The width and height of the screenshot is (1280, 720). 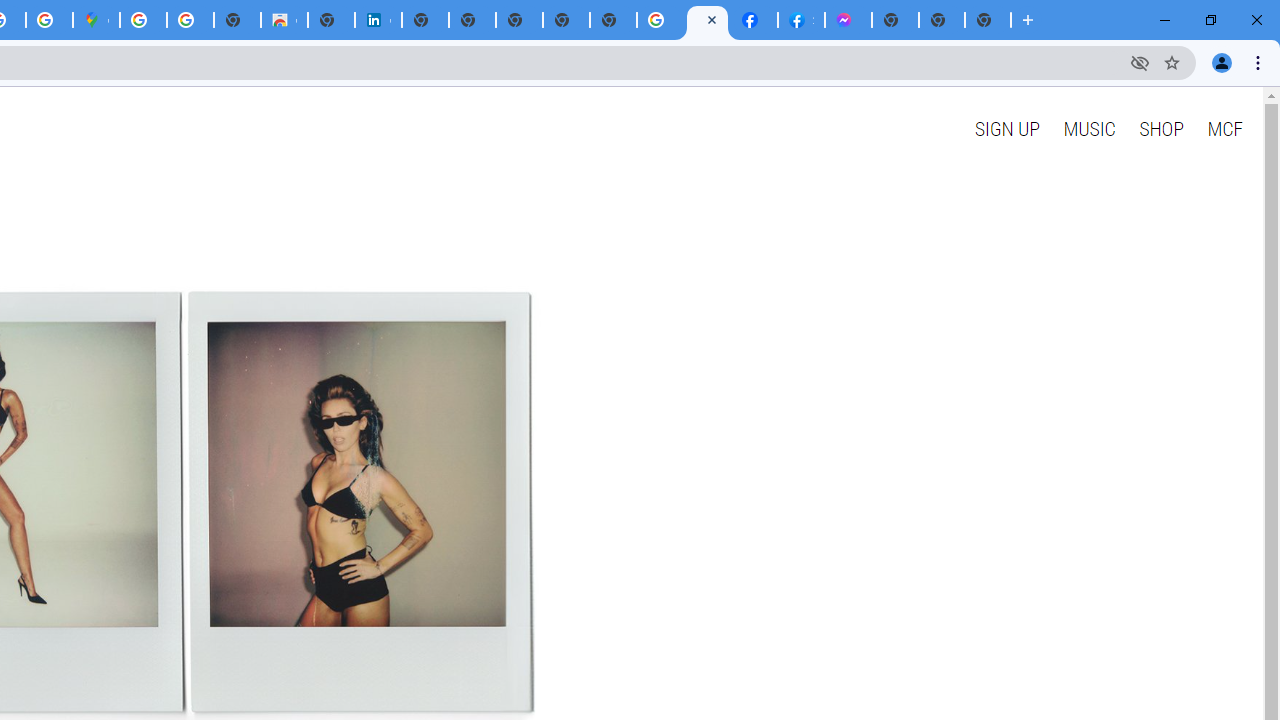 What do you see at coordinates (988, 20) in the screenshot?
I see `'New Tab'` at bounding box center [988, 20].